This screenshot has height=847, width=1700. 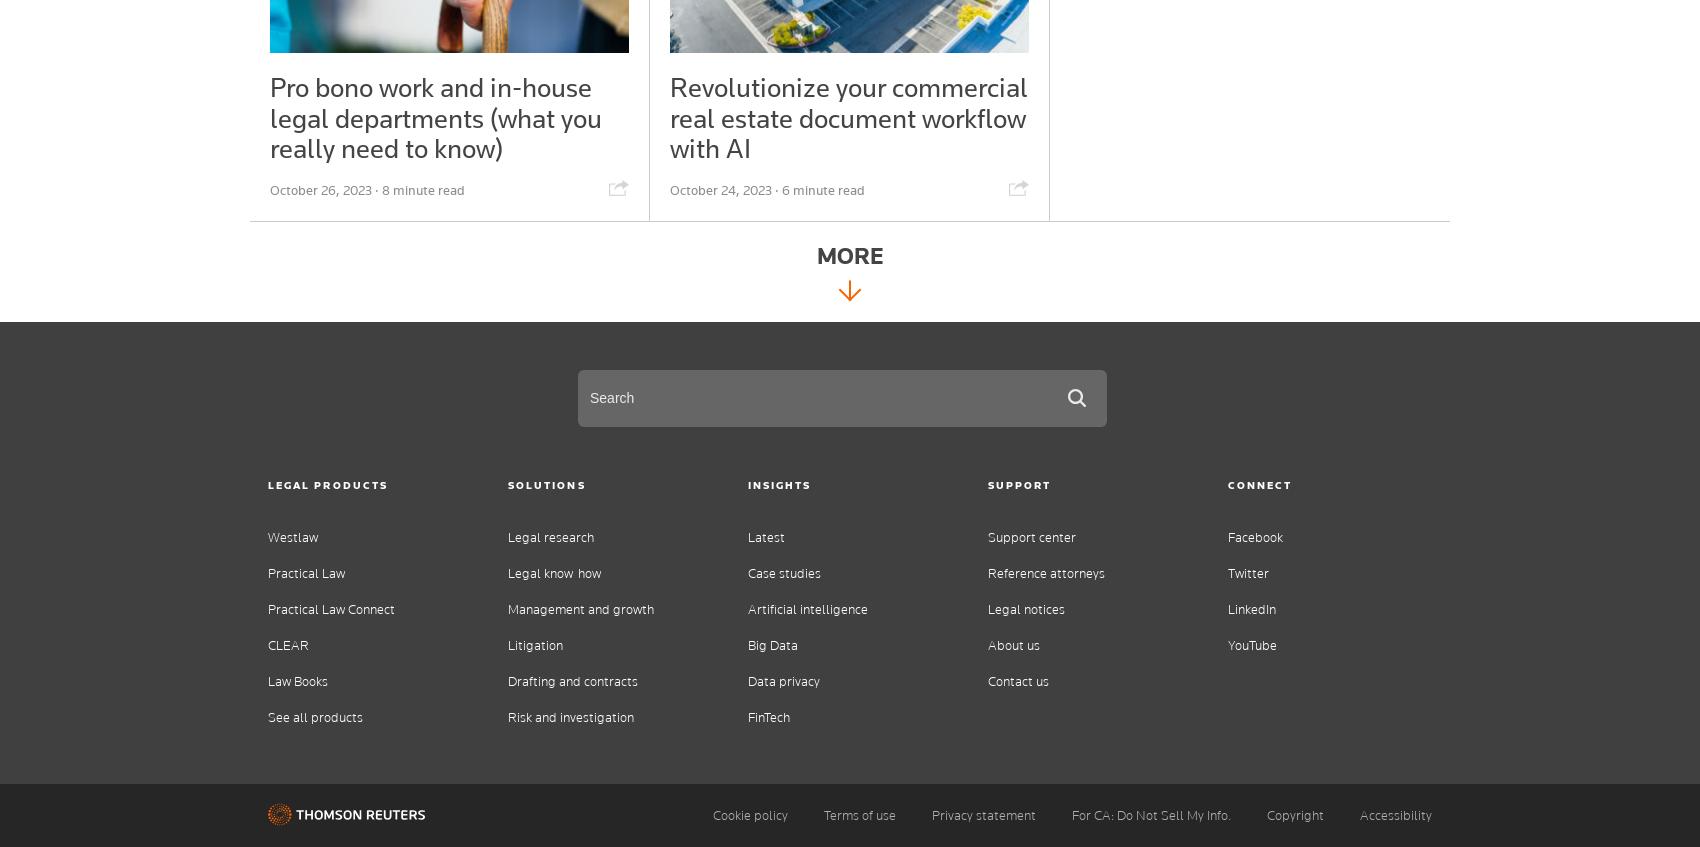 What do you see at coordinates (549, 536) in the screenshot?
I see `'Legal
                        research'` at bounding box center [549, 536].